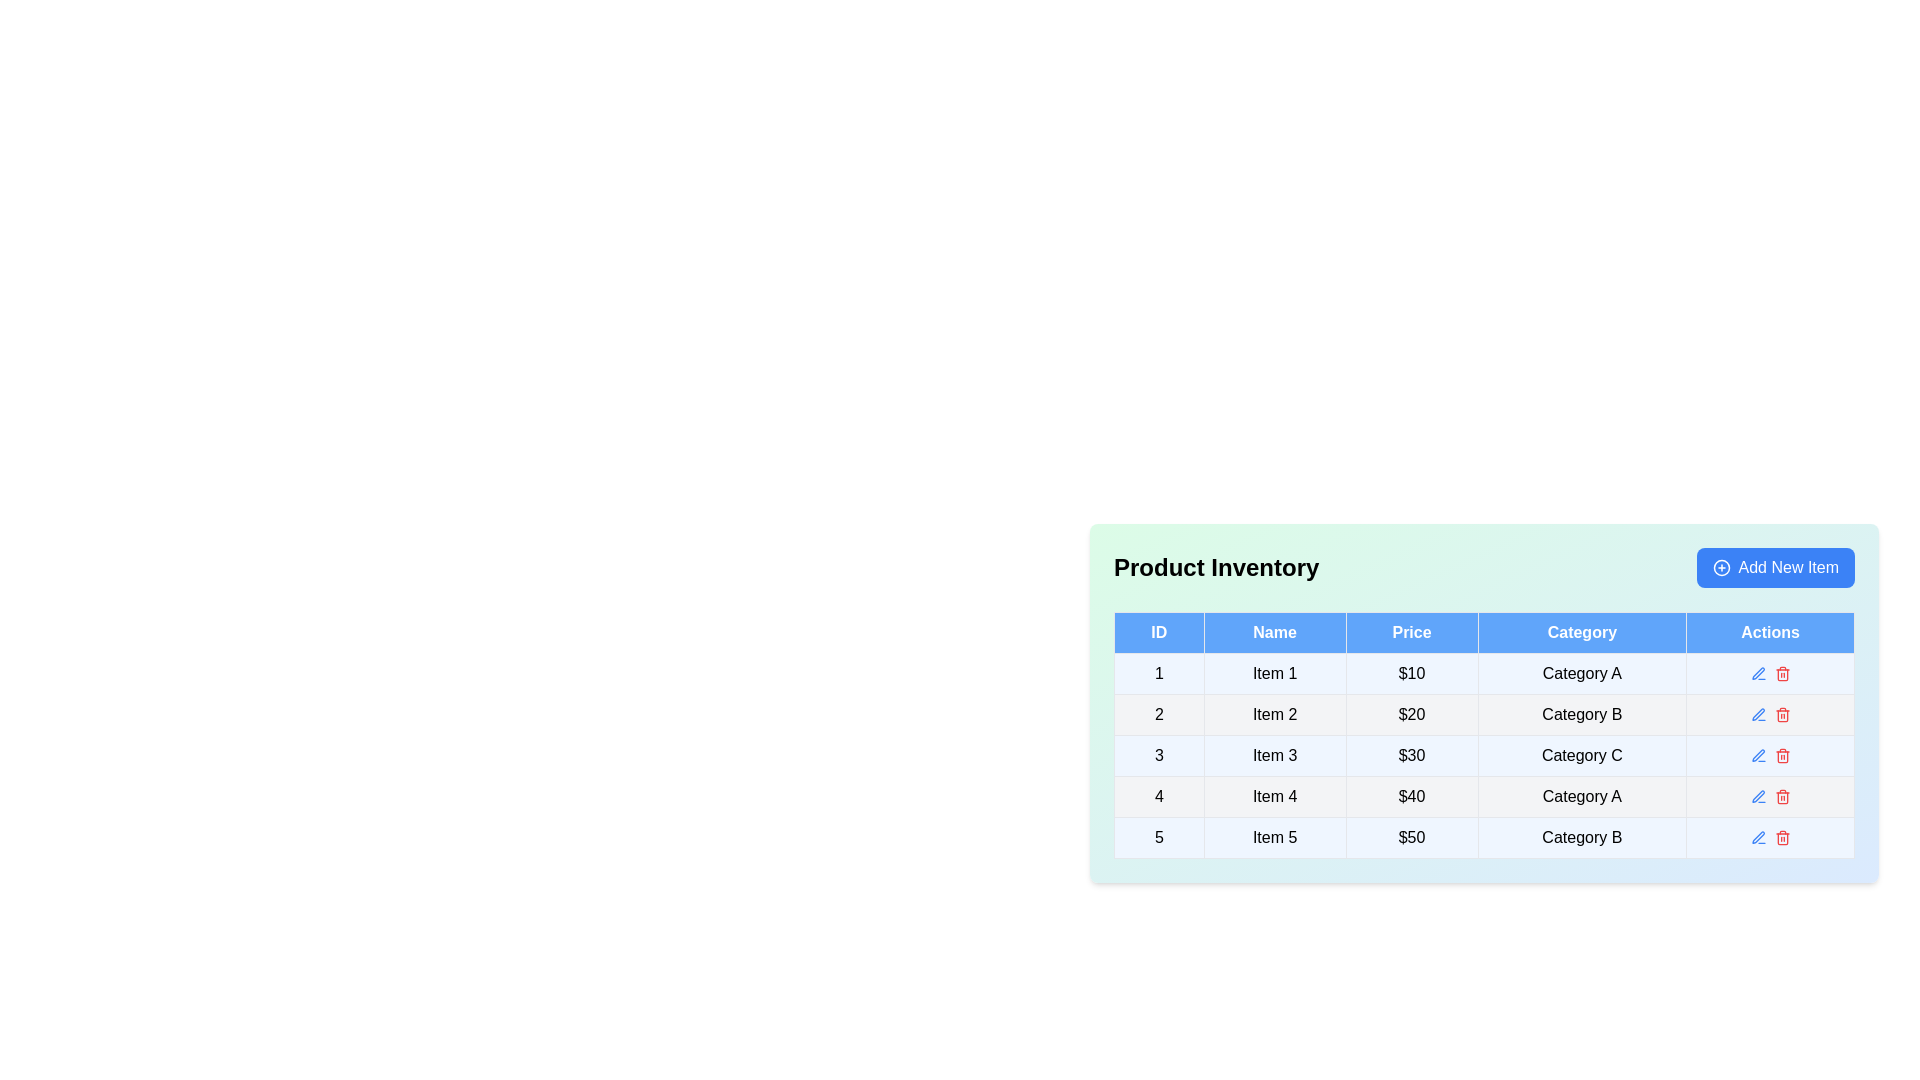 This screenshot has height=1080, width=1920. I want to click on text displayed in the Text cell showing the number '4' located in the first column of the fourth row of the 'Product Inventory' table, so click(1159, 796).